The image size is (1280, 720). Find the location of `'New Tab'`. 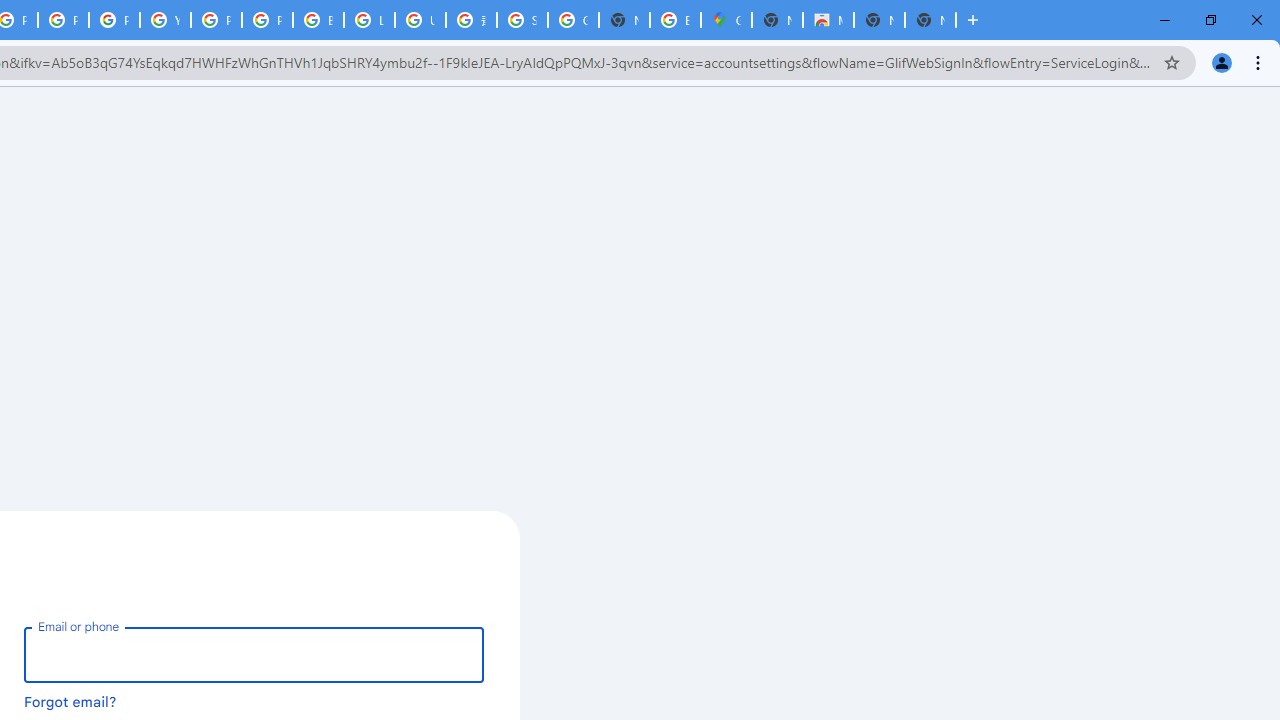

'New Tab' is located at coordinates (929, 20).